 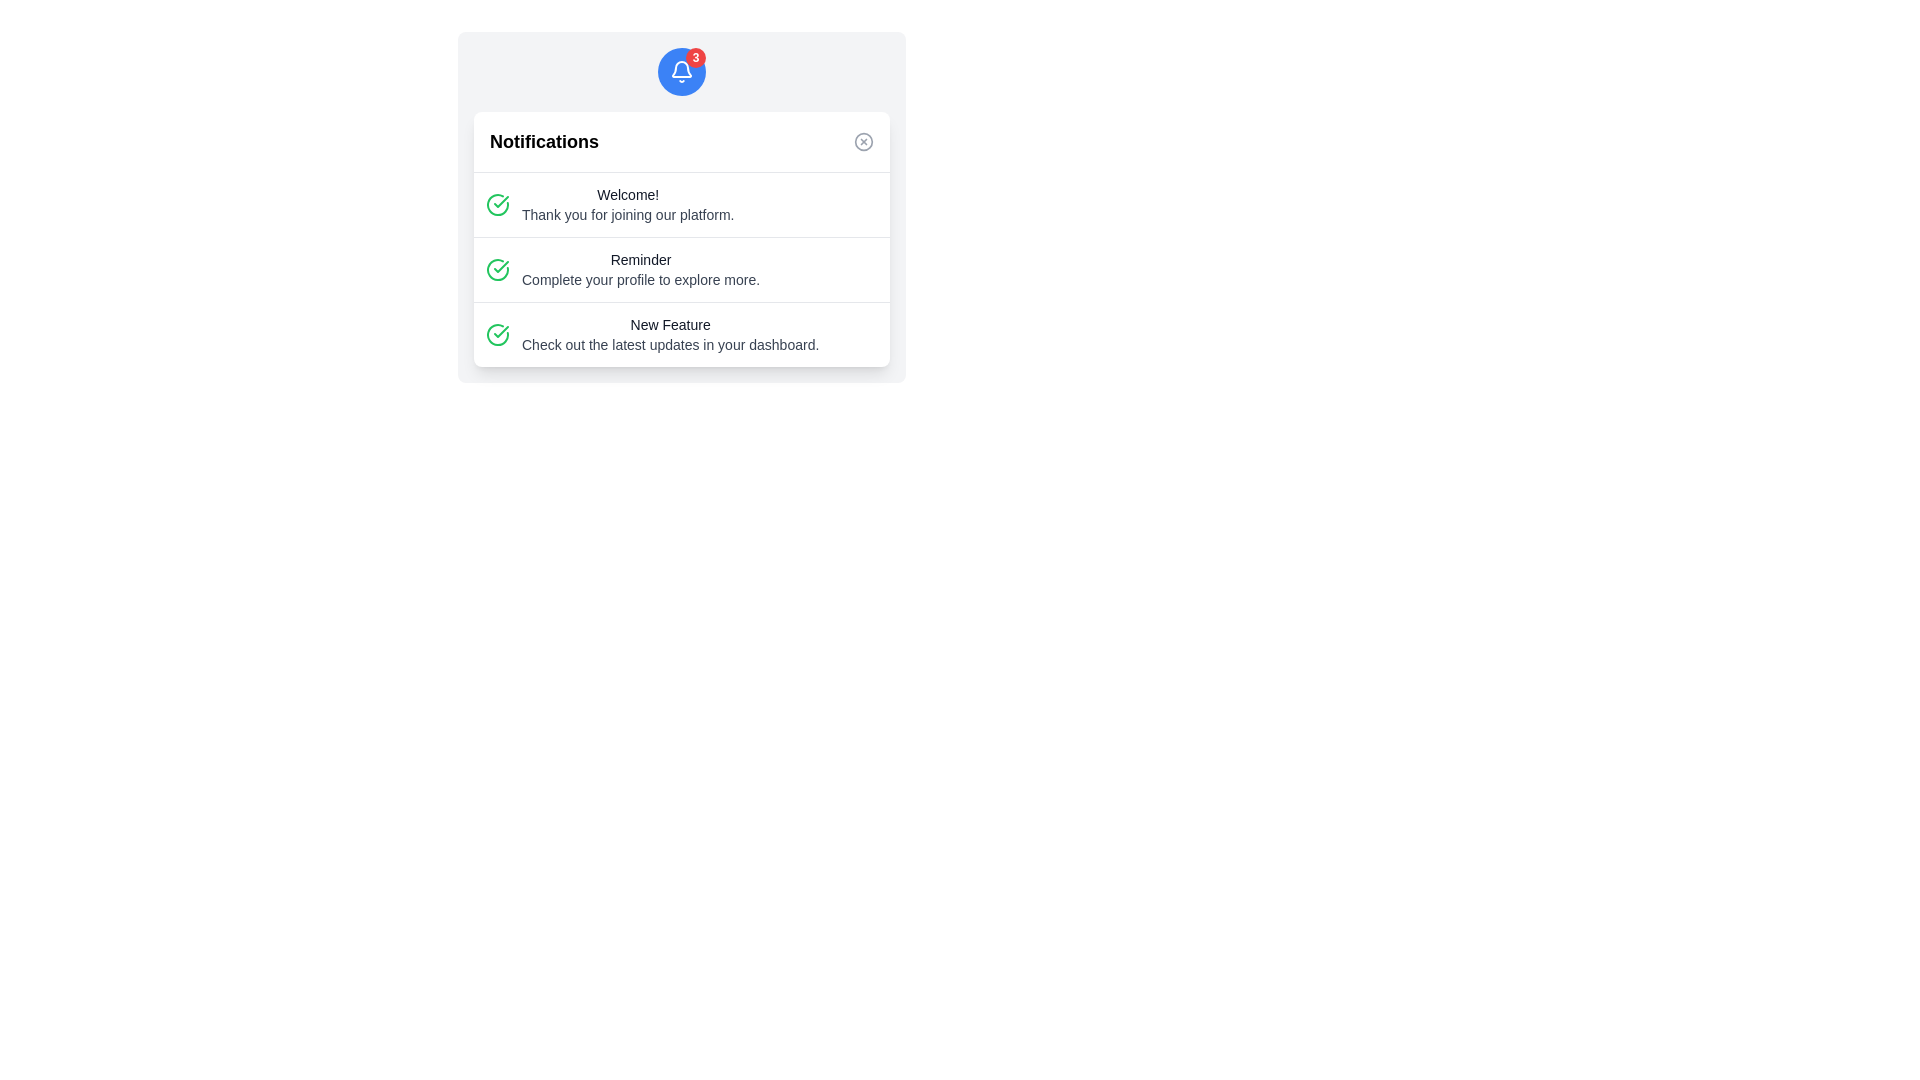 I want to click on information from the notification item titled 'New Feature' which contains a description about the latest updates in the dashboard, so click(x=681, y=333).